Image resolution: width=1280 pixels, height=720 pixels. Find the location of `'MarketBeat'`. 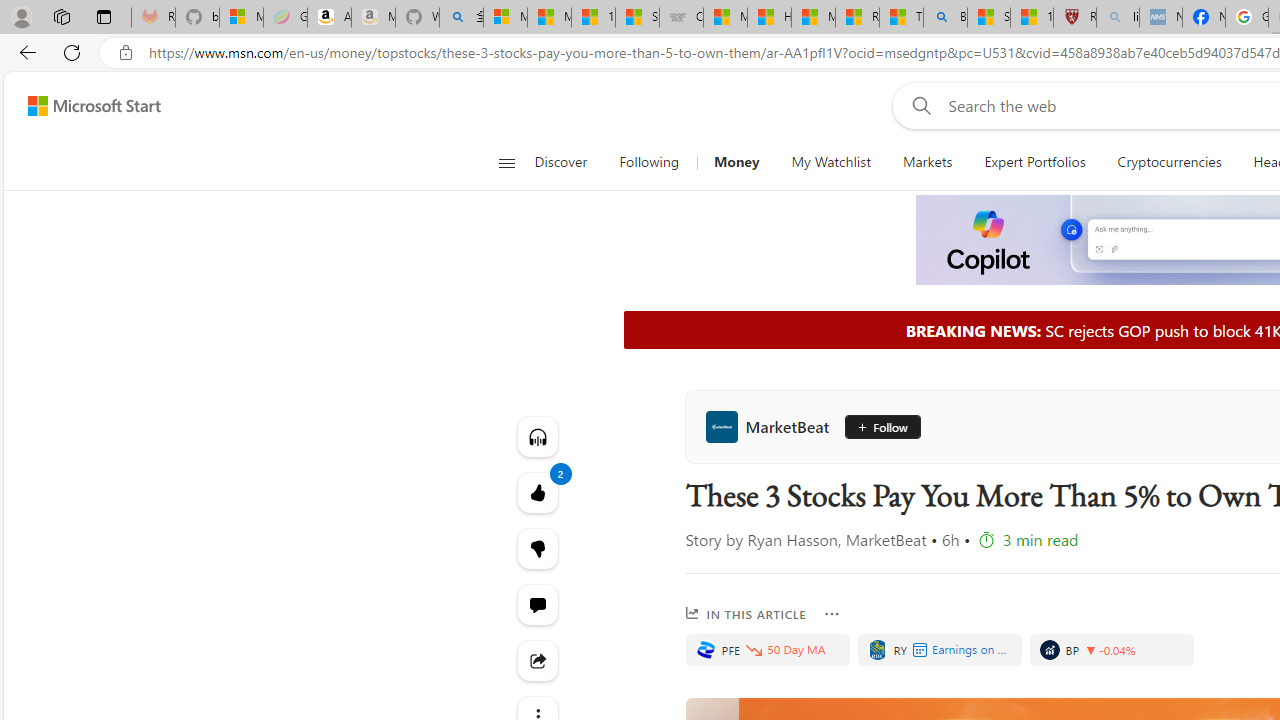

'MarketBeat' is located at coordinates (770, 425).